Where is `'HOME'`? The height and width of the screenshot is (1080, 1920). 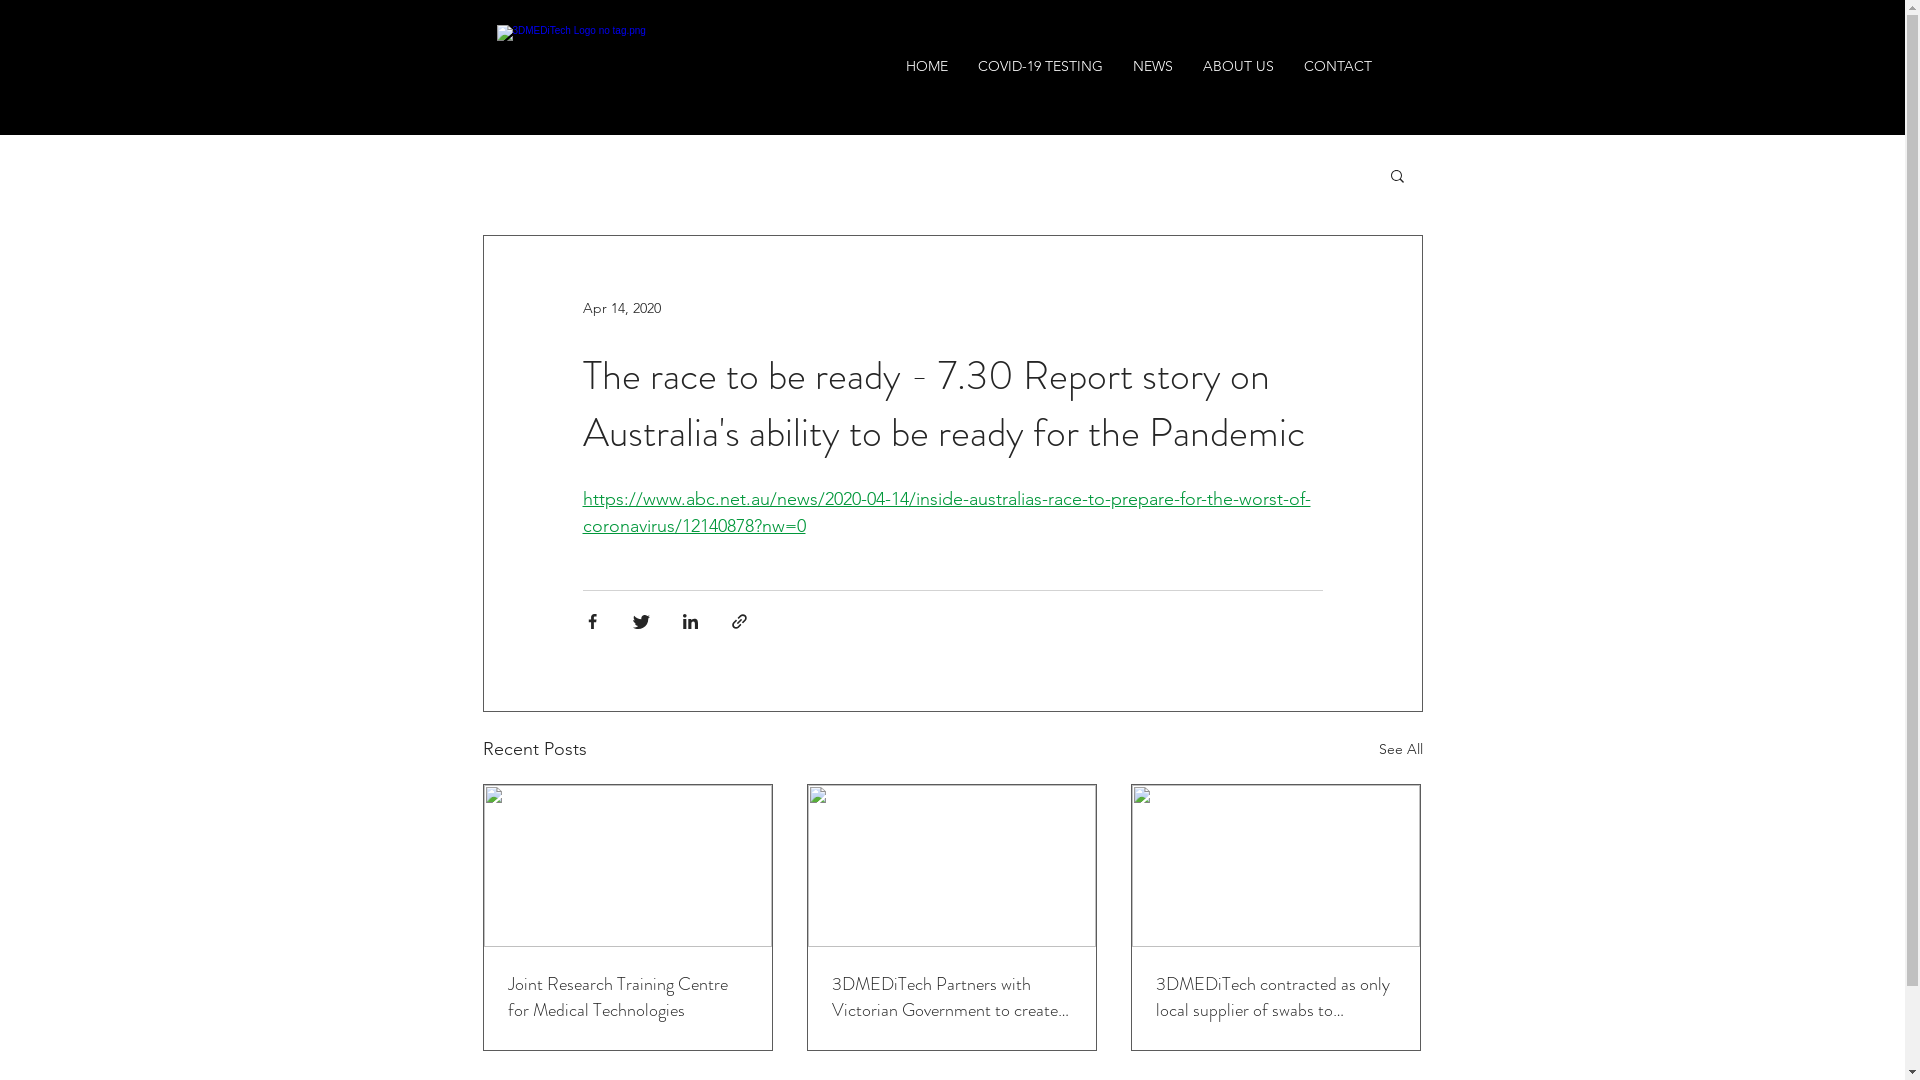 'HOME' is located at coordinates (925, 65).